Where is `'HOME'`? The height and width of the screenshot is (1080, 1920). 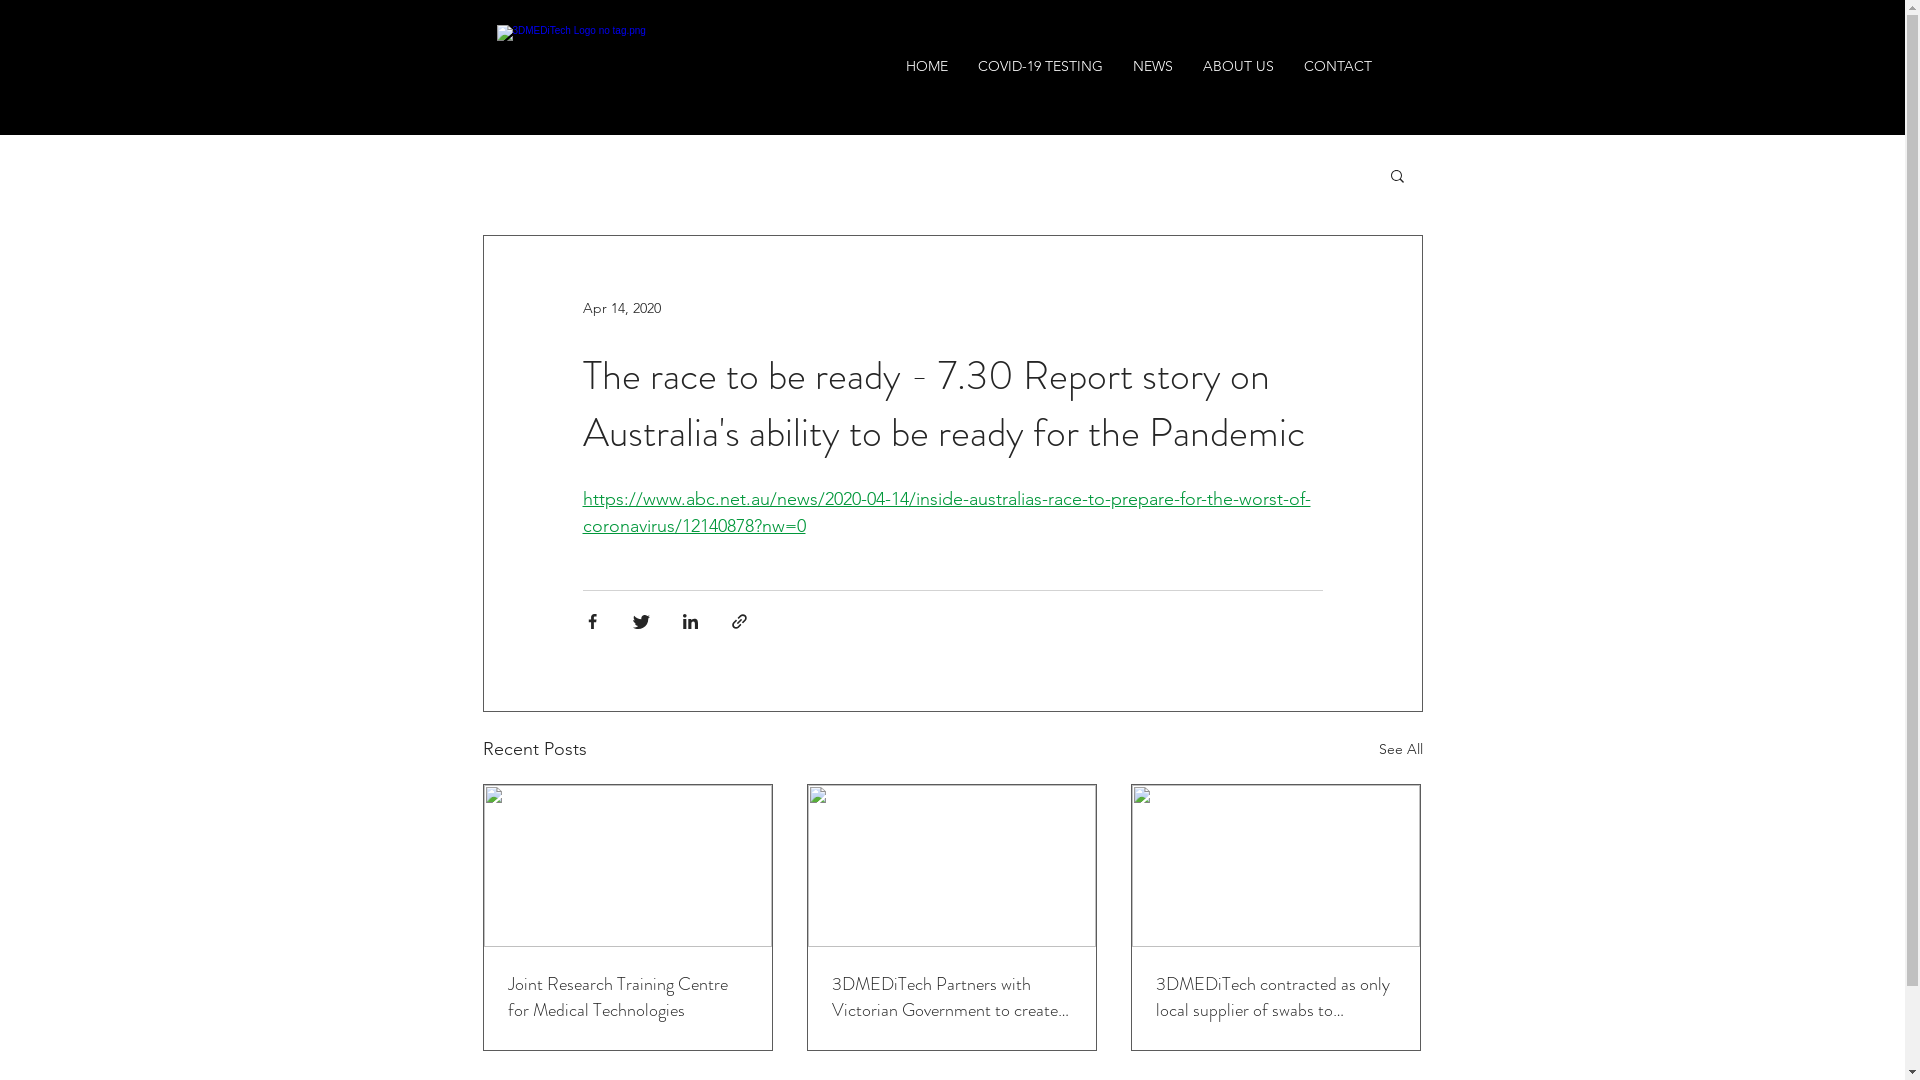 'HOME' is located at coordinates (925, 65).